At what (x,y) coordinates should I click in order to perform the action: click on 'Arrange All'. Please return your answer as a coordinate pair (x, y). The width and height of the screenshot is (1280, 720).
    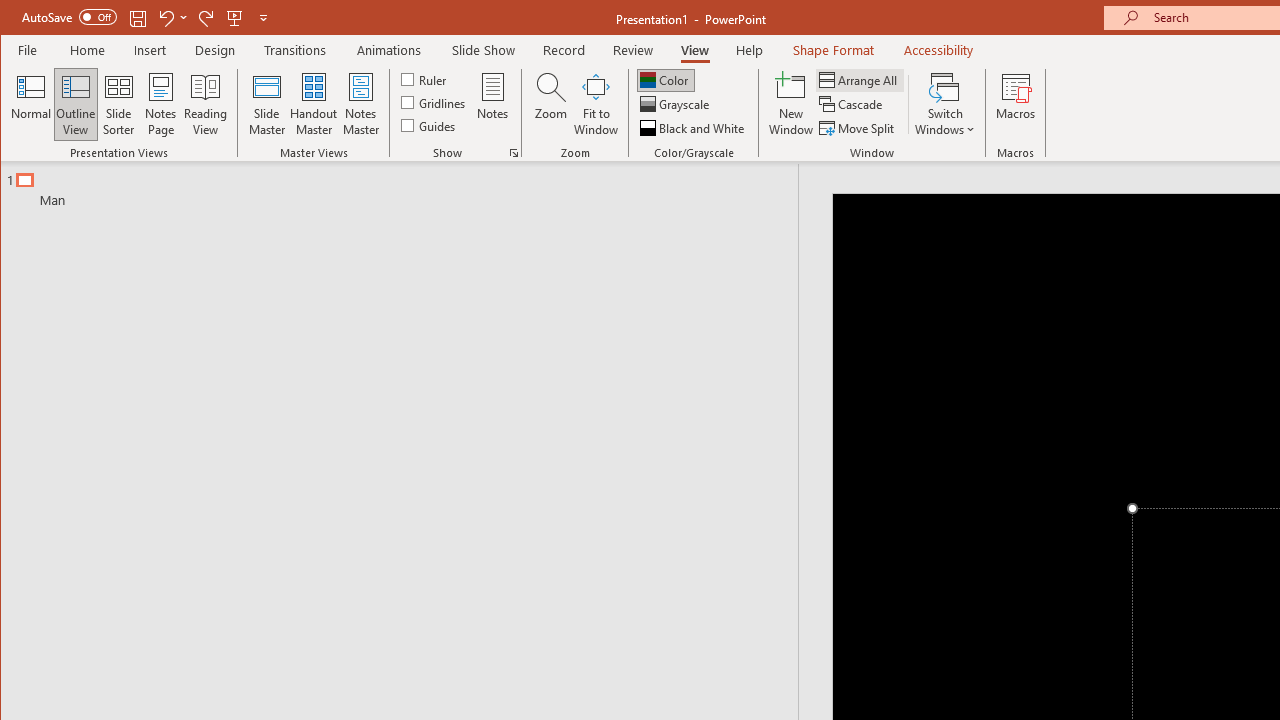
    Looking at the image, I should click on (860, 79).